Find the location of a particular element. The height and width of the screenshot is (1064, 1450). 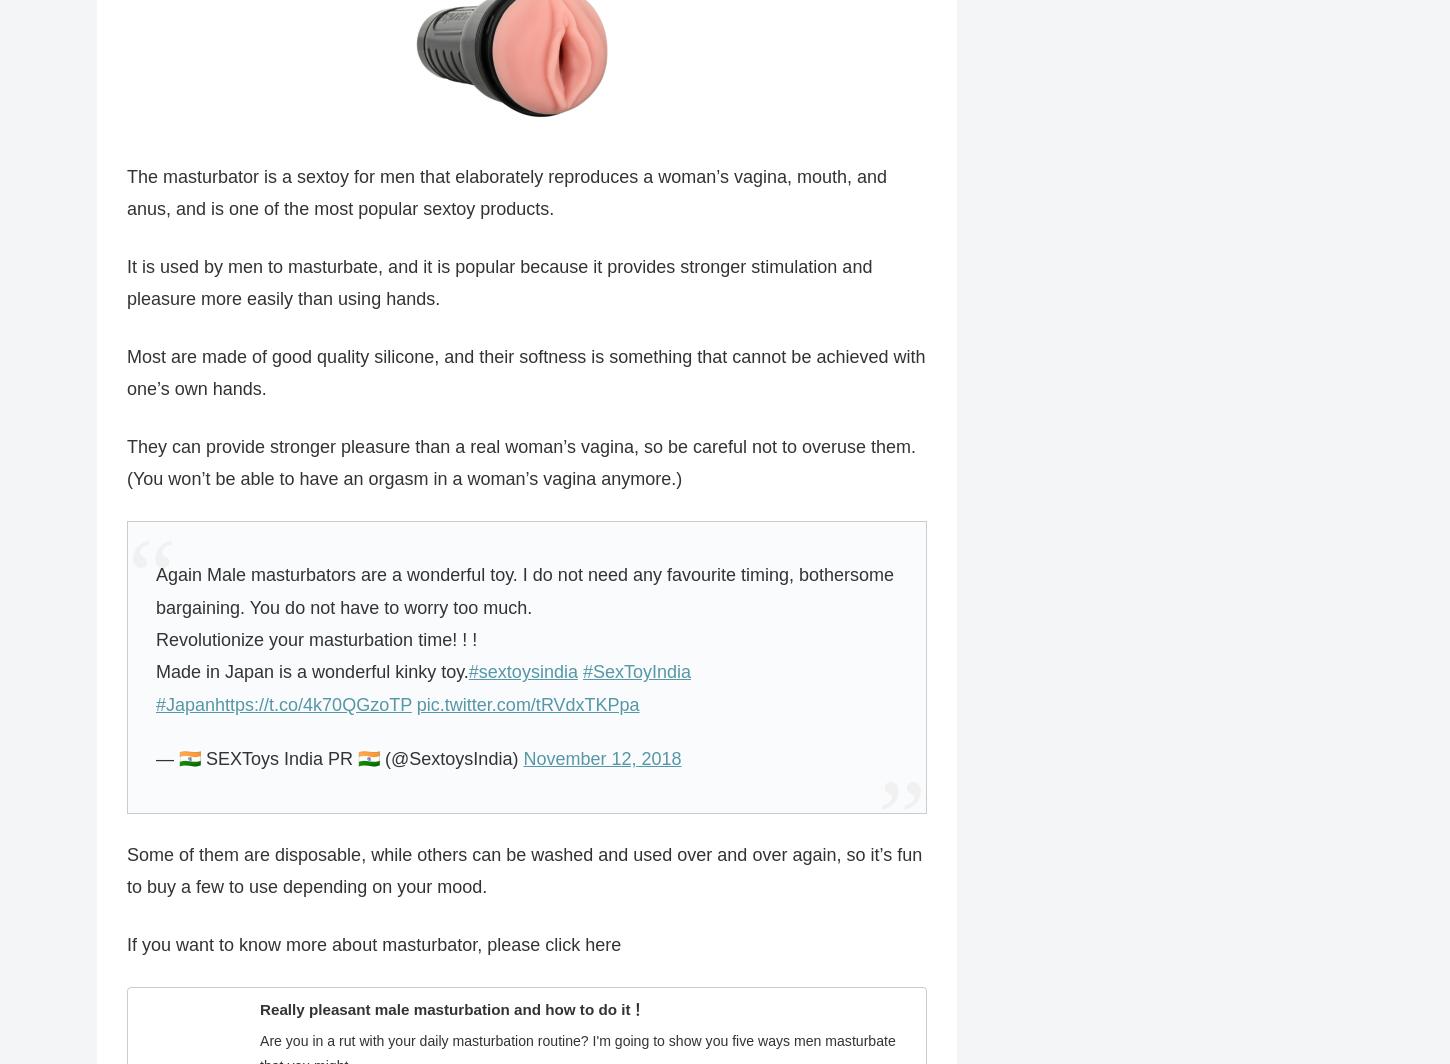

'Revolutionize your masturbation time! ! !' is located at coordinates (316, 640).